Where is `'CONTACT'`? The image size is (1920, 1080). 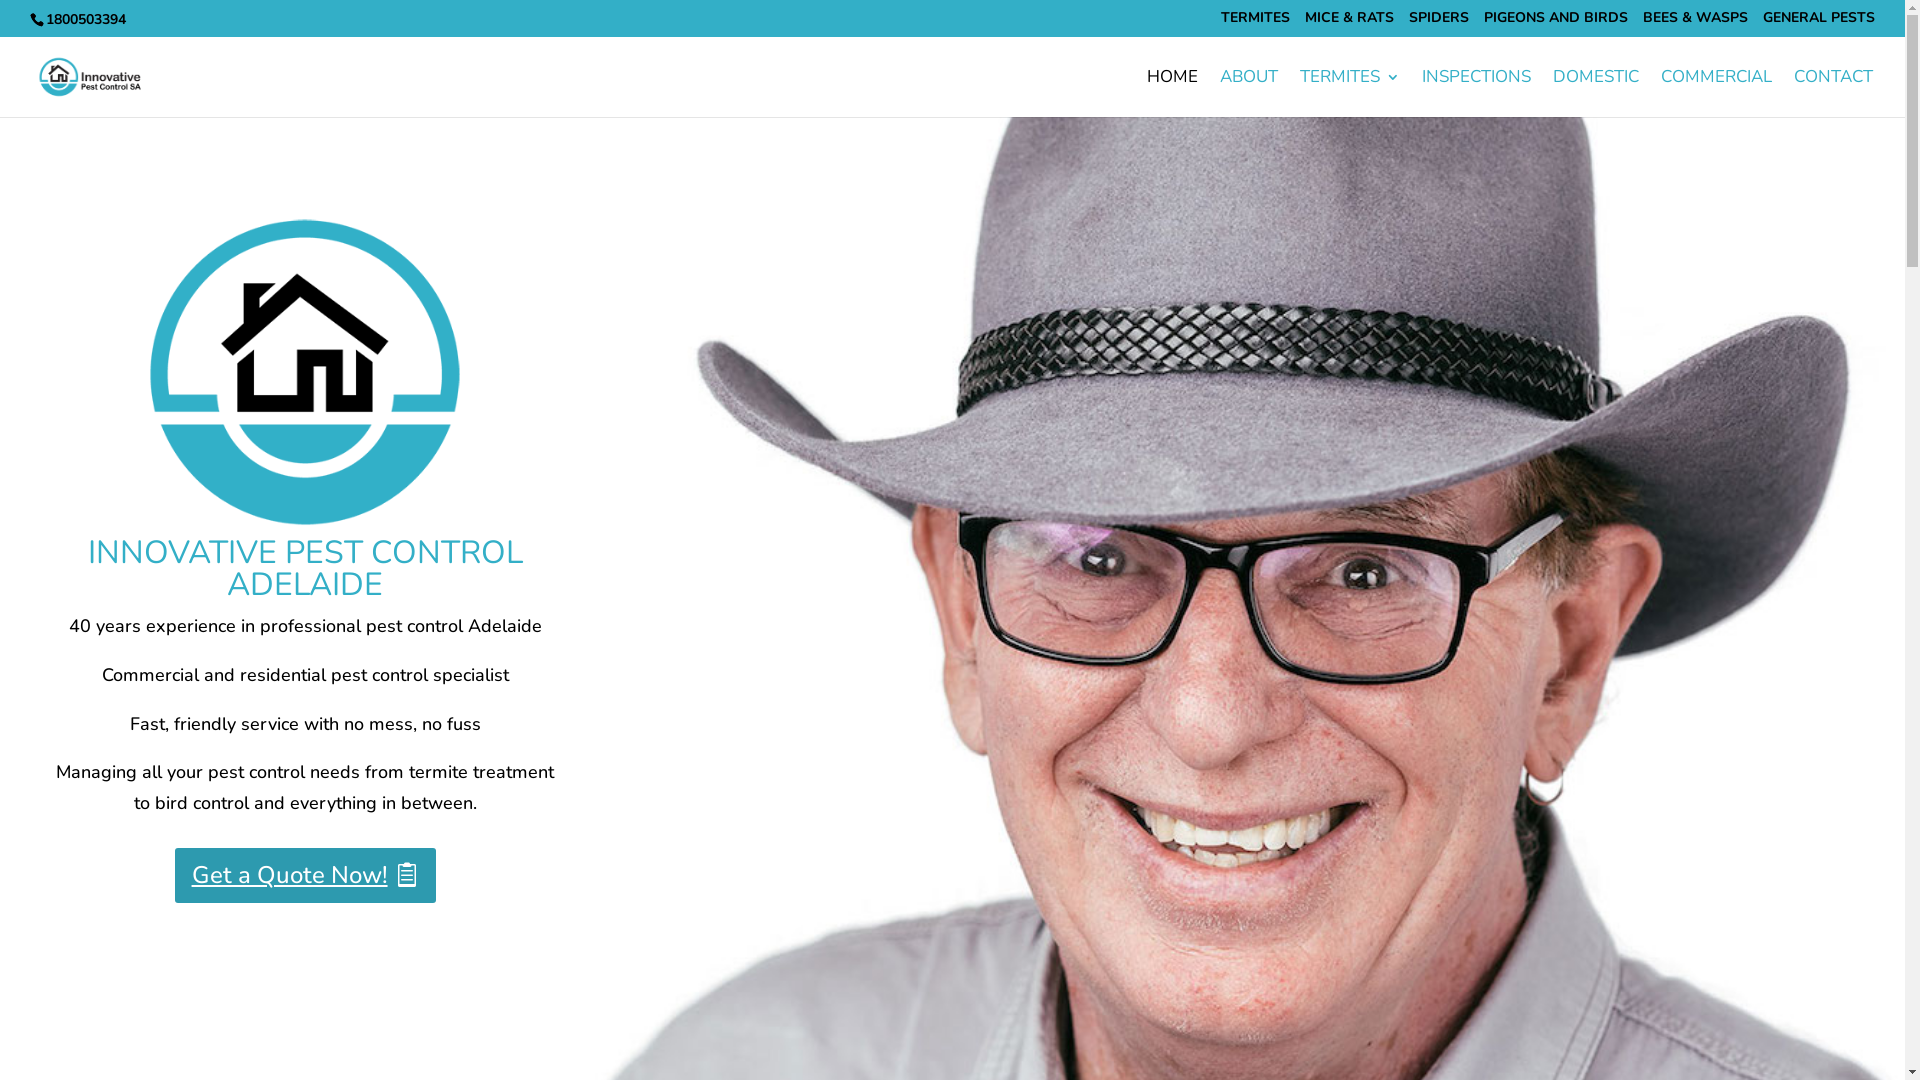
'CONTACT' is located at coordinates (1833, 93).